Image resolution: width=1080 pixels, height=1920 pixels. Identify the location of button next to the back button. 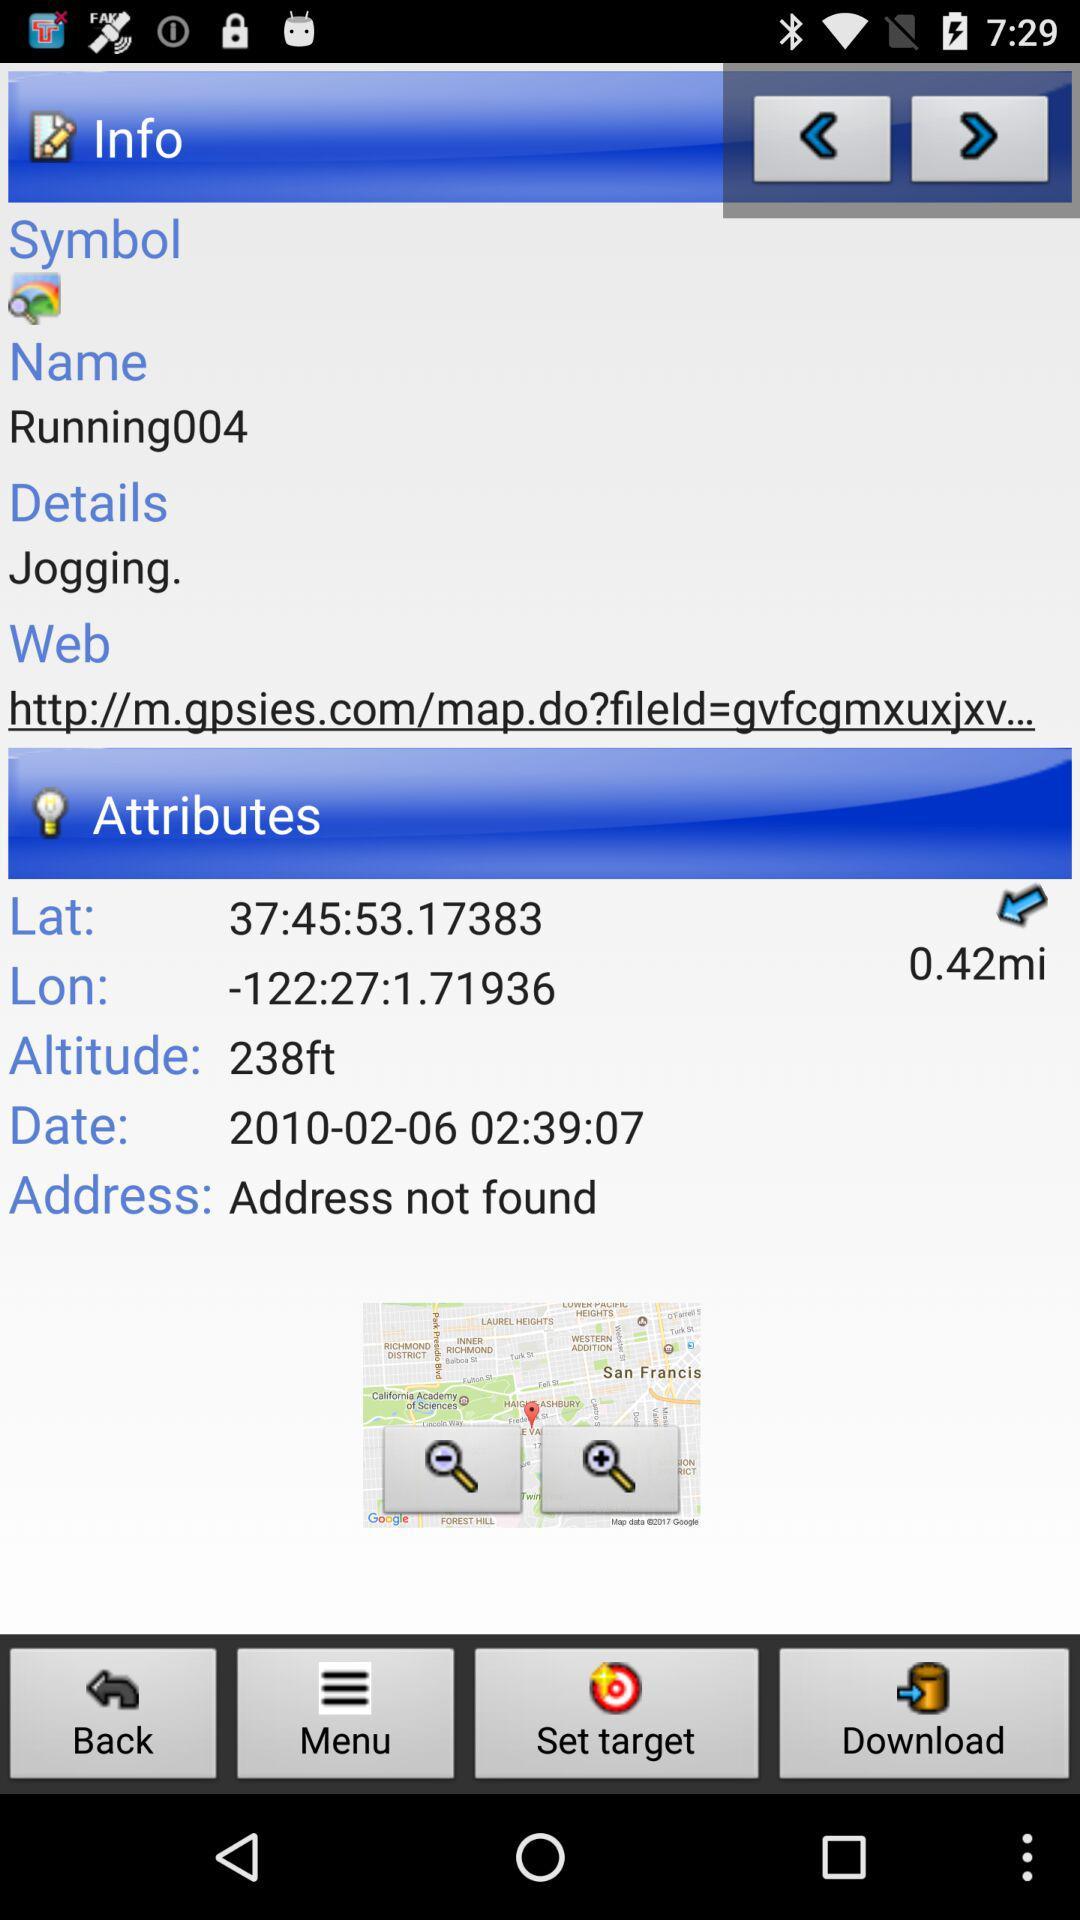
(345, 1718).